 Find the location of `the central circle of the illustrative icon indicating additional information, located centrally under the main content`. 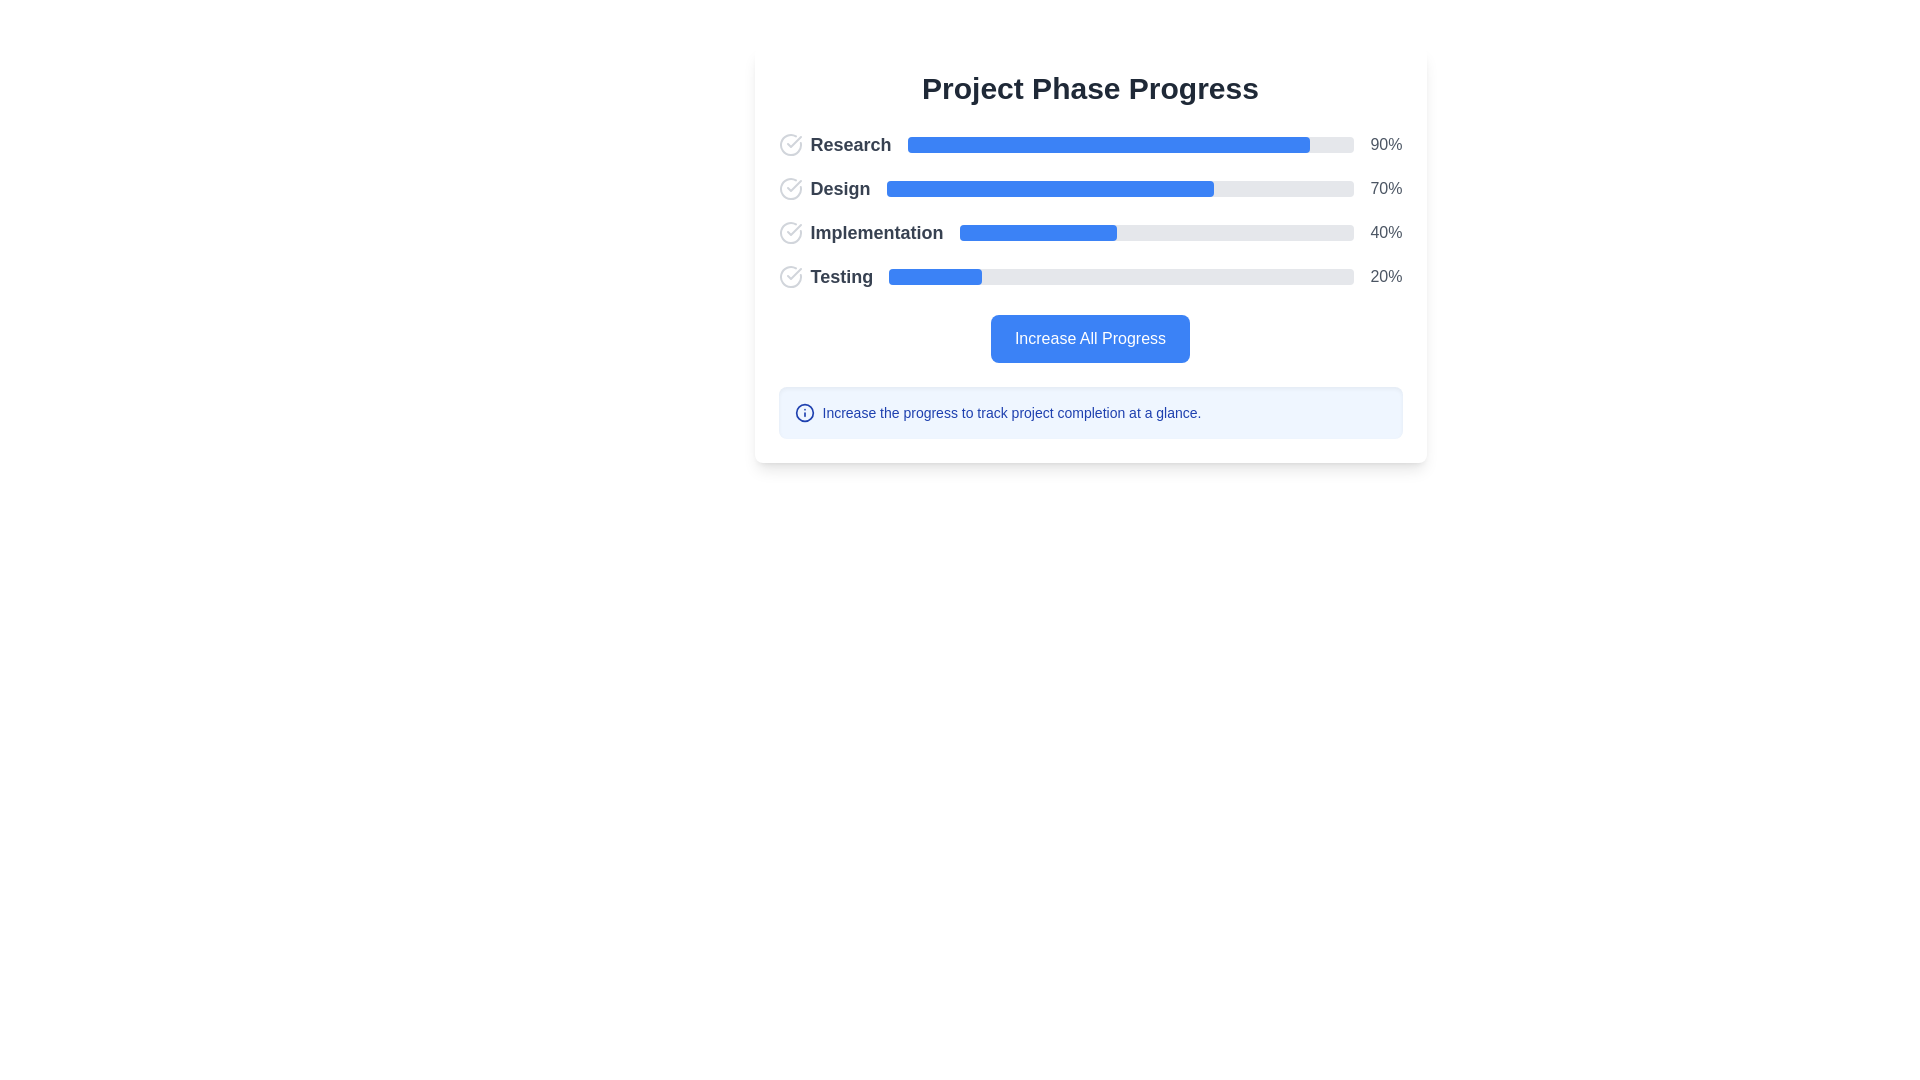

the central circle of the illustrative icon indicating additional information, located centrally under the main content is located at coordinates (804, 411).